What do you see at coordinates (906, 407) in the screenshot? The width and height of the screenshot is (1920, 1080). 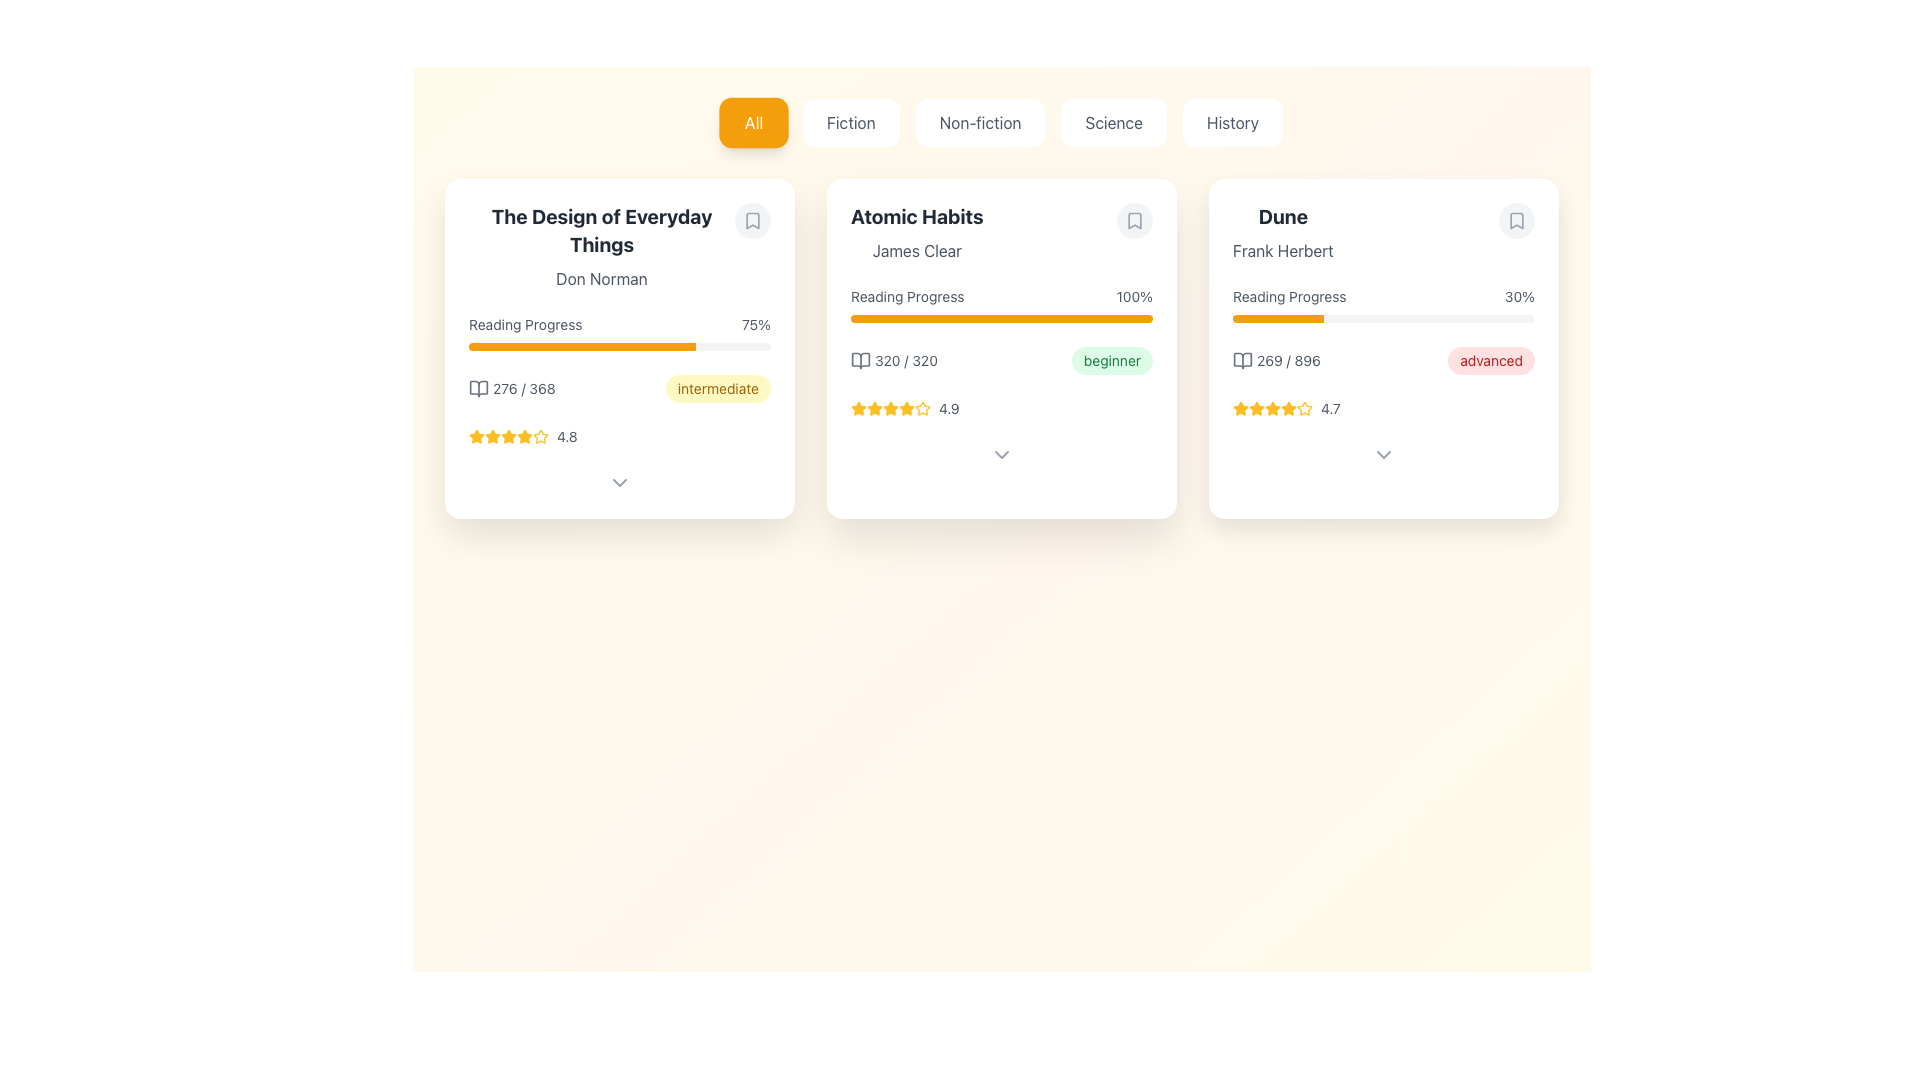 I see `the fourth star icon in the rating section of the 'Atomic Habits' card` at bounding box center [906, 407].